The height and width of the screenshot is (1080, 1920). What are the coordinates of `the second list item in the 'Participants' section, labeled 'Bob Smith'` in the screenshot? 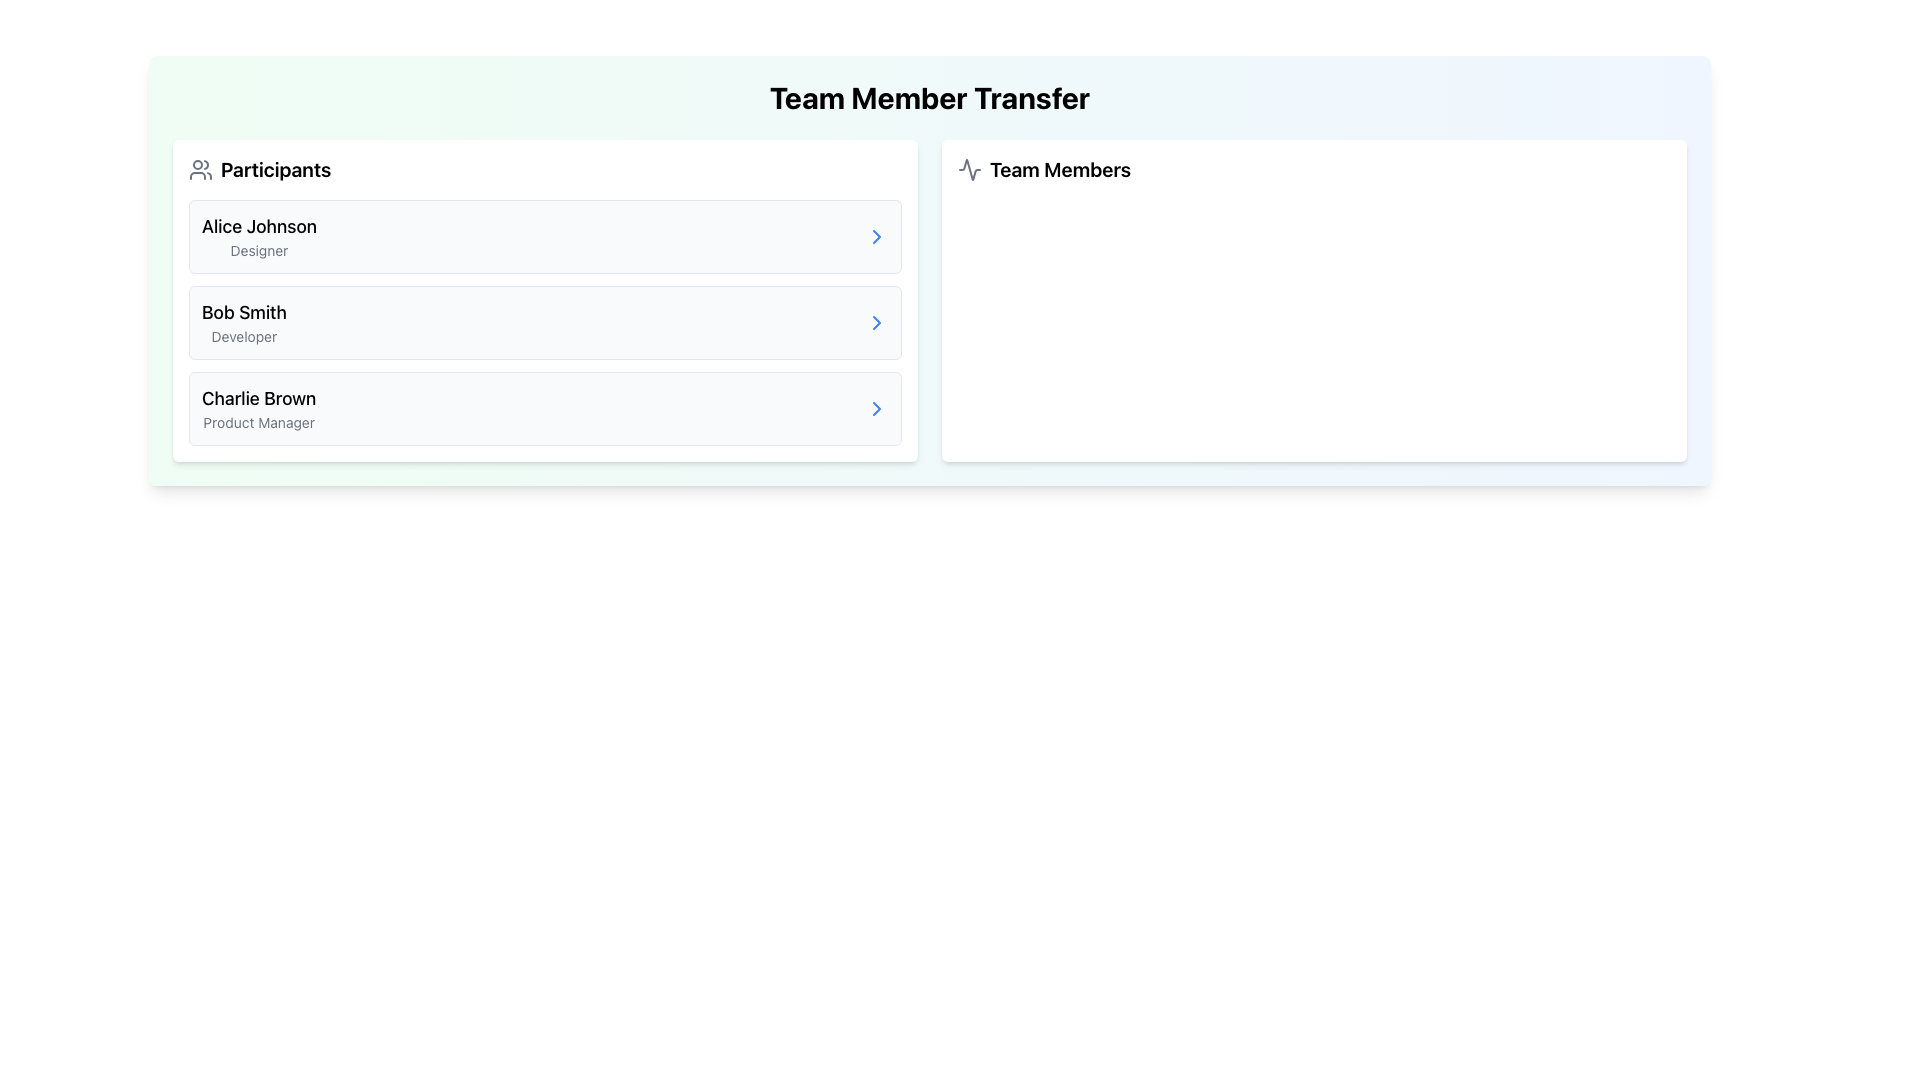 It's located at (545, 322).